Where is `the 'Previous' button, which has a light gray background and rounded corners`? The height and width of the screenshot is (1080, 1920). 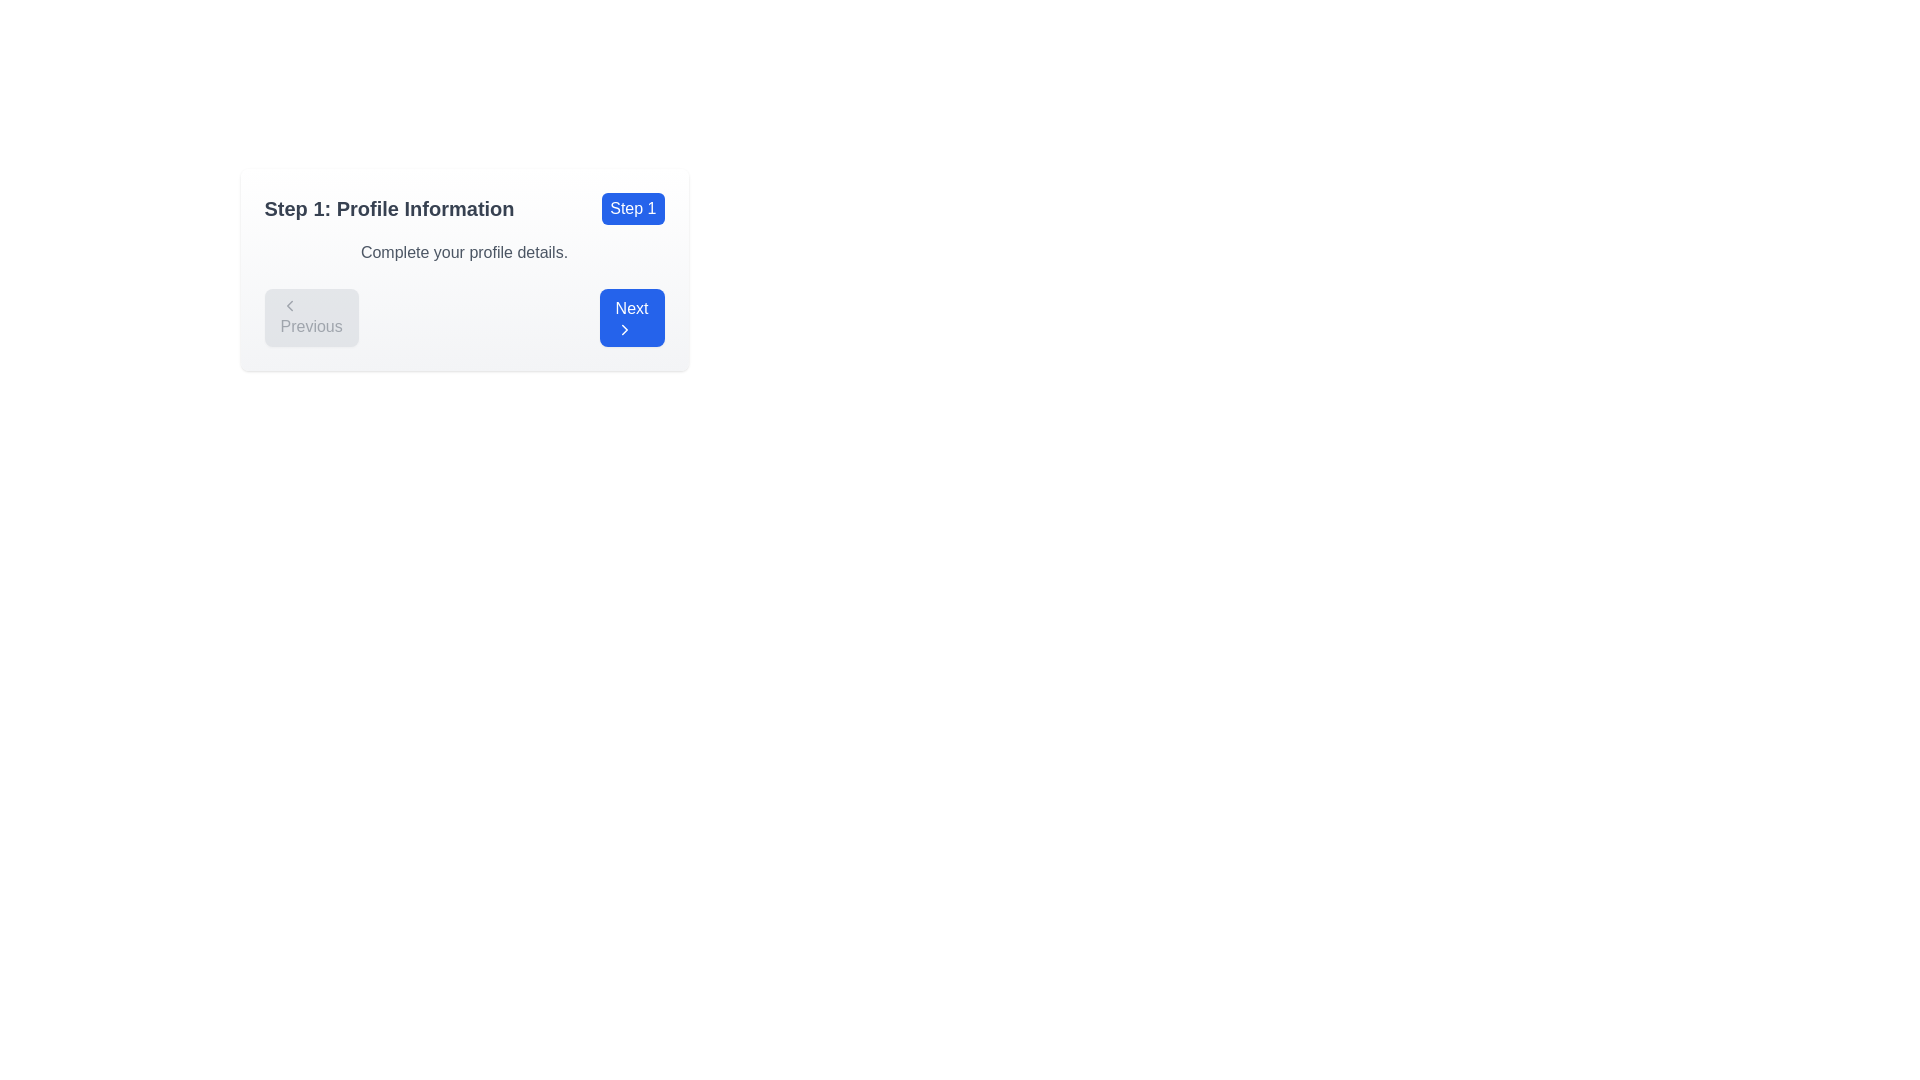 the 'Previous' button, which has a light gray background and rounded corners is located at coordinates (310, 316).